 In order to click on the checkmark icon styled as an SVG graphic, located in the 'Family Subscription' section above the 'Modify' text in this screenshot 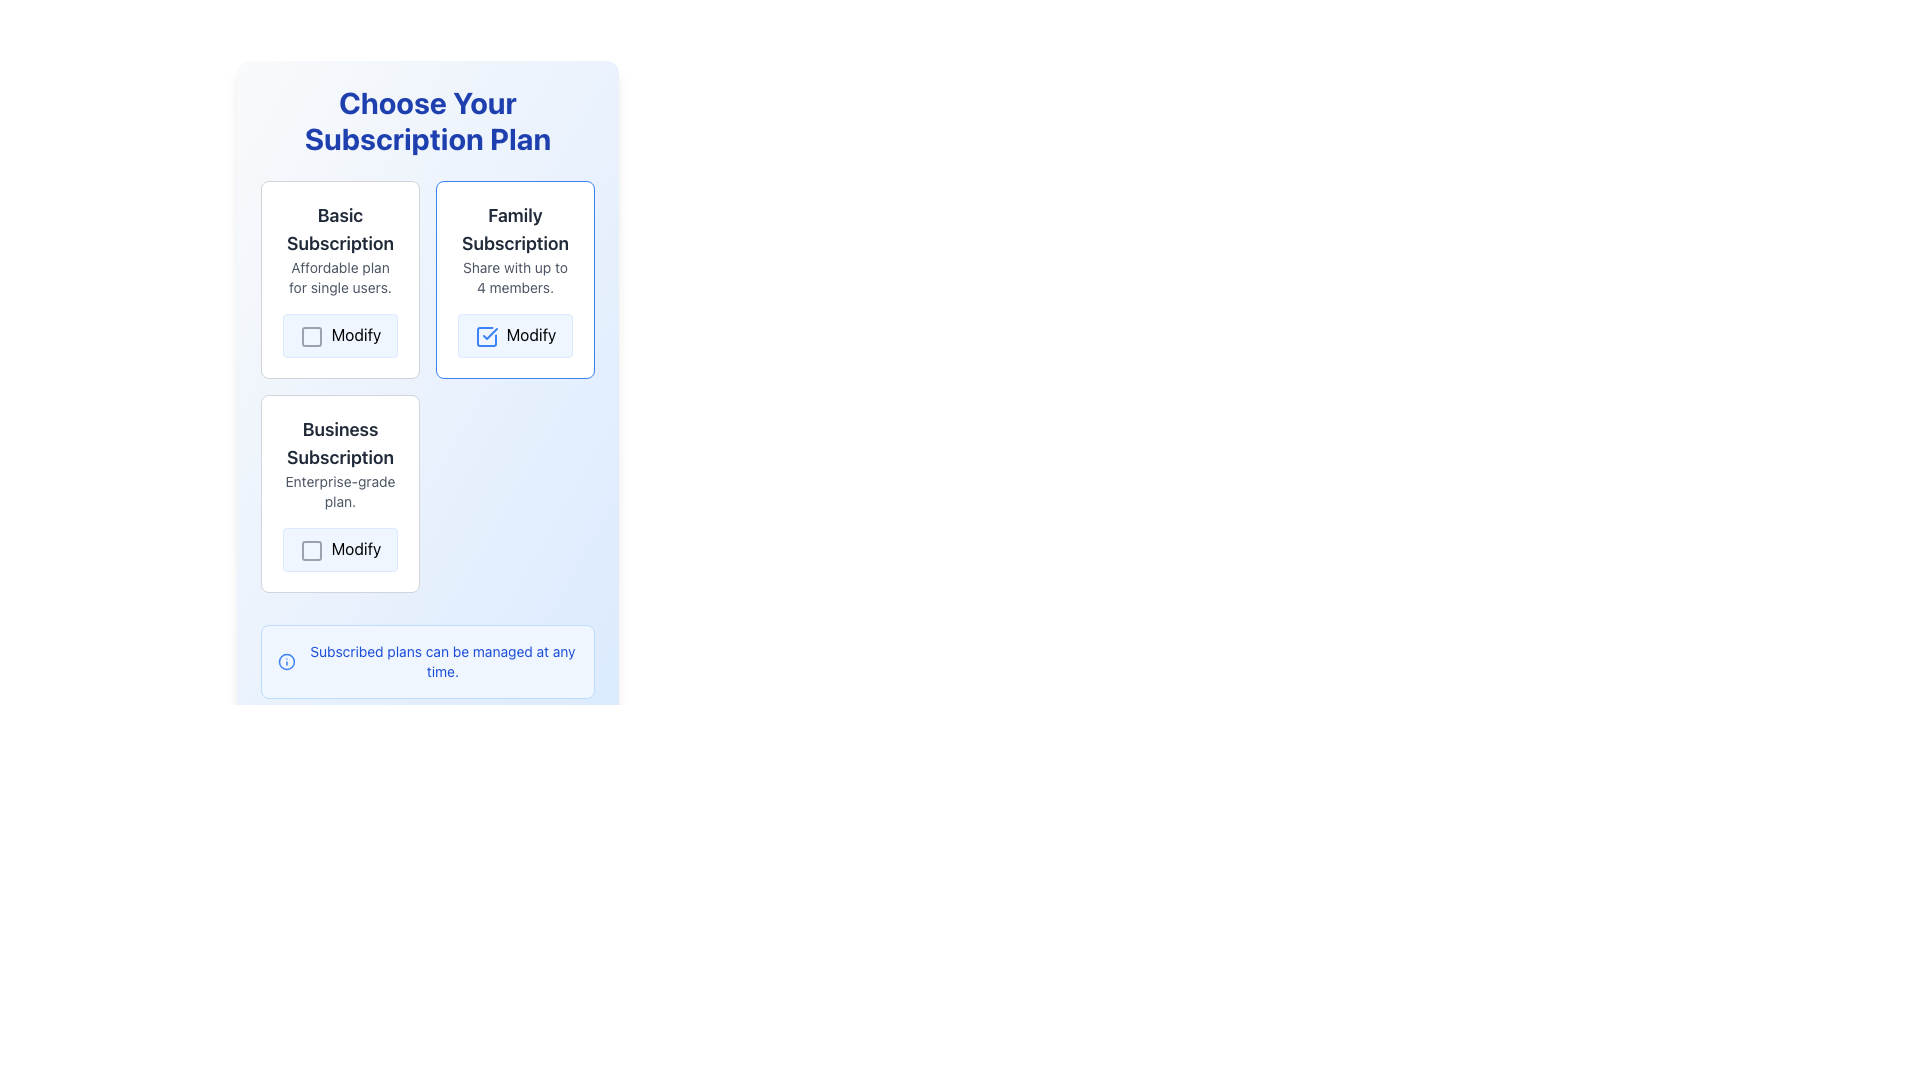, I will do `click(489, 332)`.